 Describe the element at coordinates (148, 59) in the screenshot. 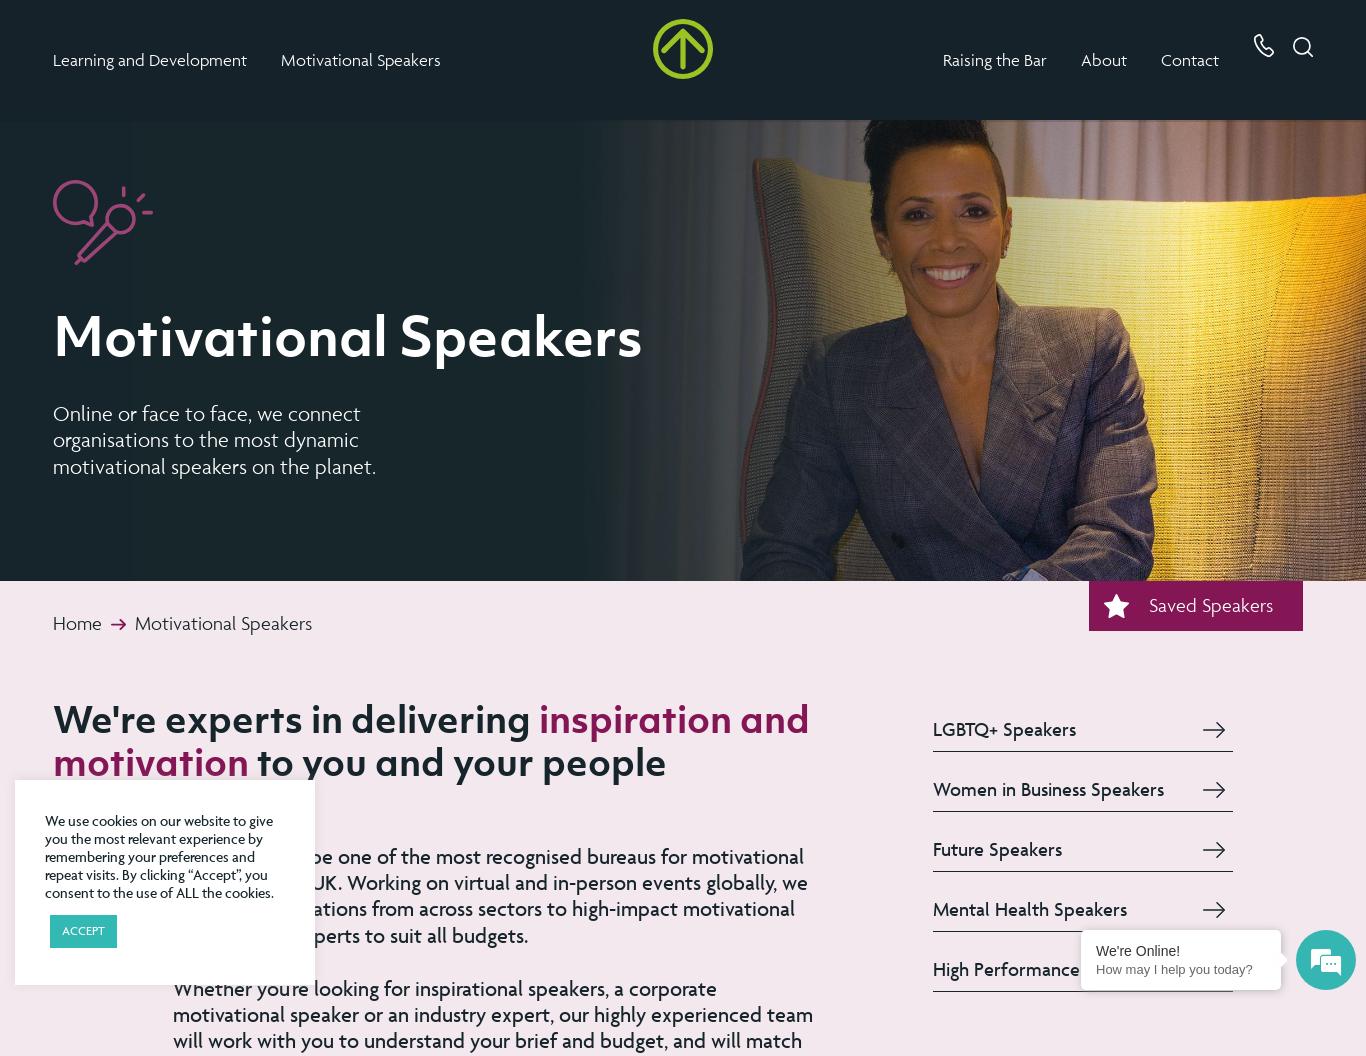

I see `'Learning and Development'` at that location.